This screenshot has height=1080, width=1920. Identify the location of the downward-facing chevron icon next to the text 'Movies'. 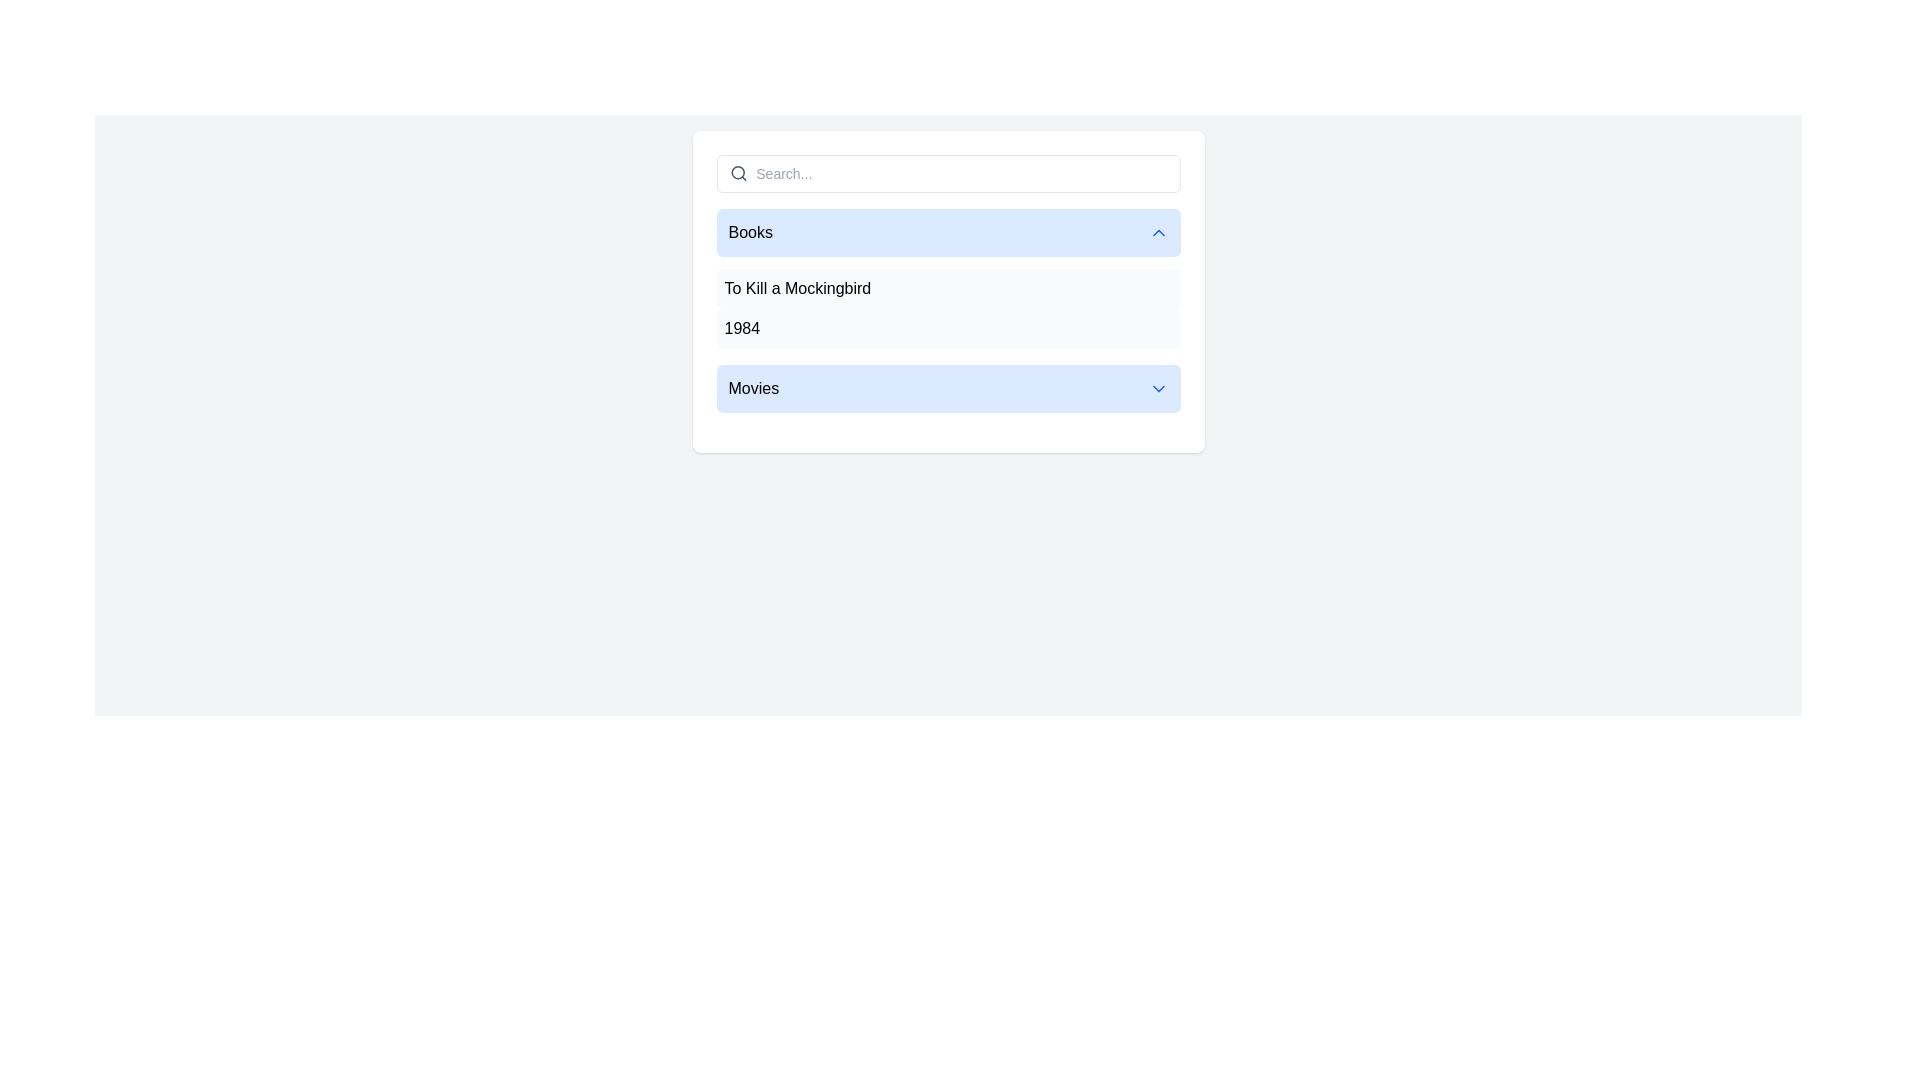
(1158, 389).